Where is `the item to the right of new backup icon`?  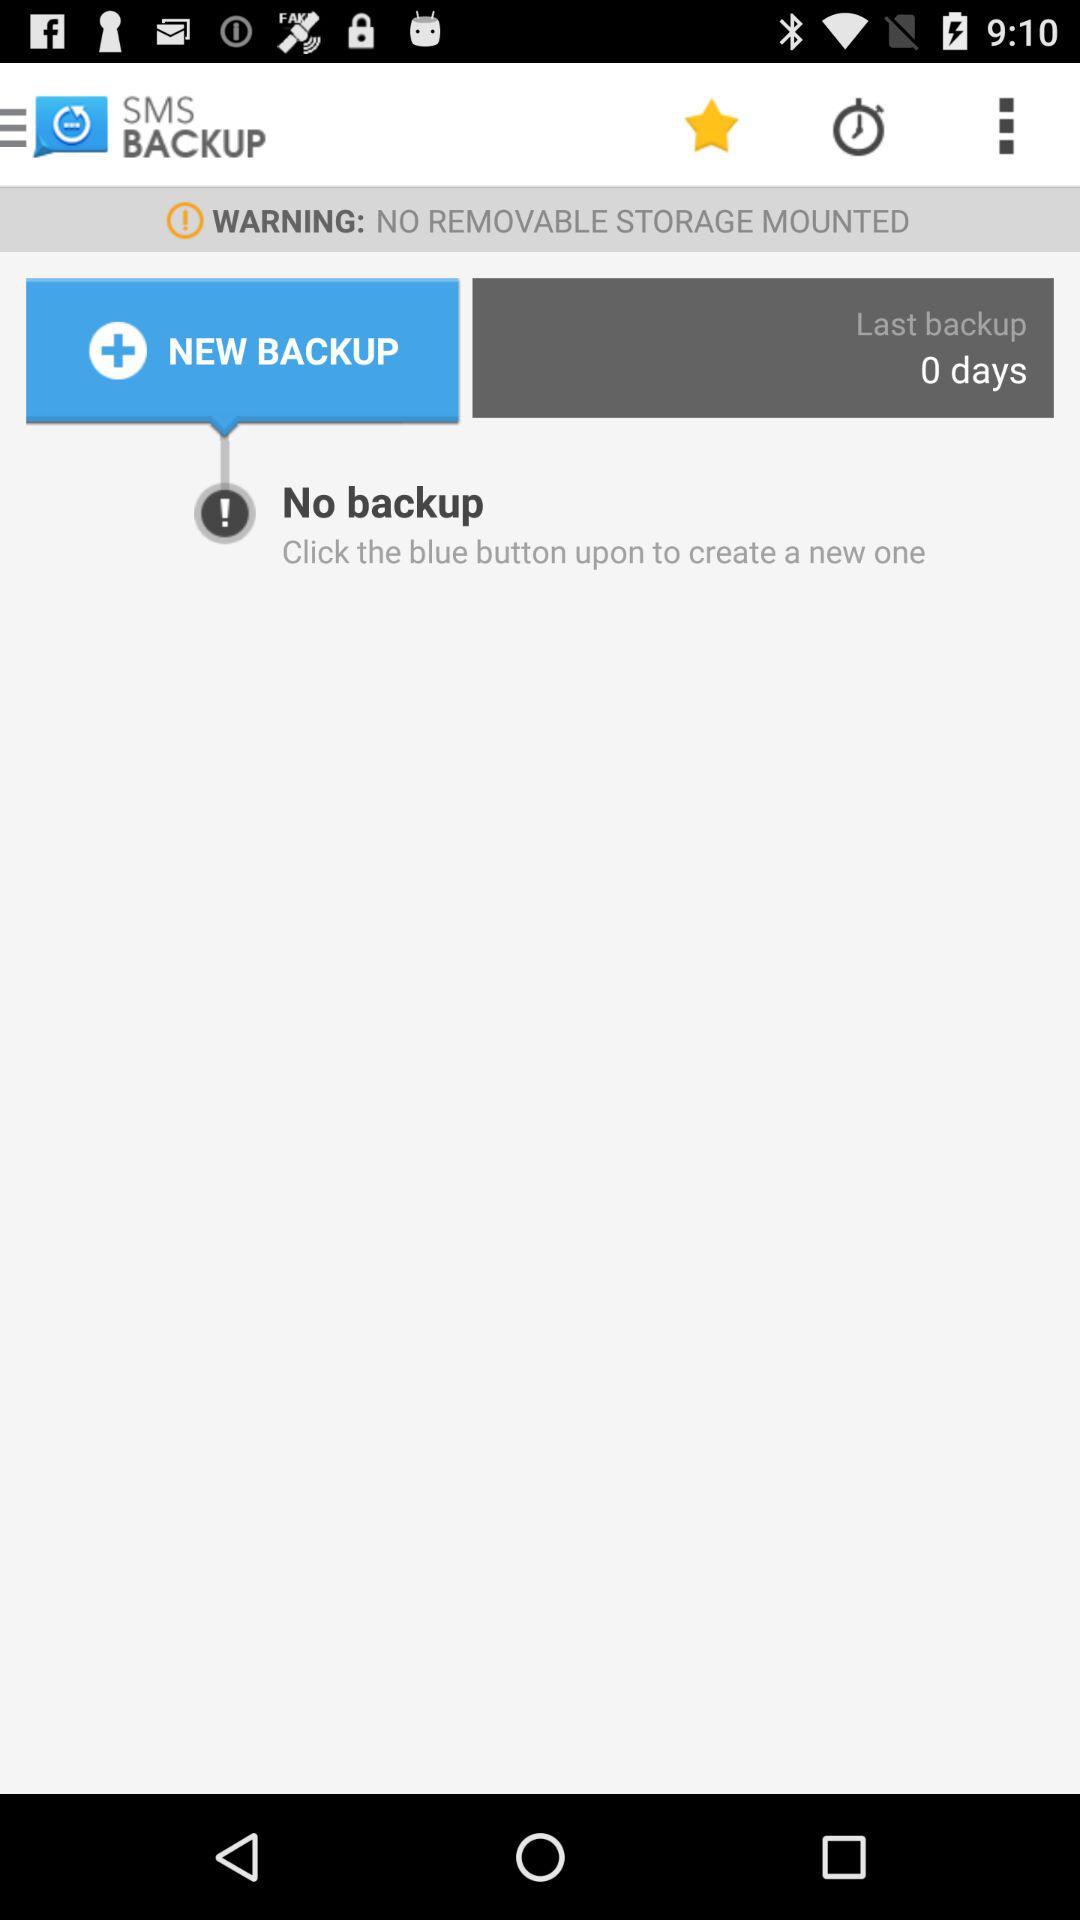 the item to the right of new backup icon is located at coordinates (972, 369).